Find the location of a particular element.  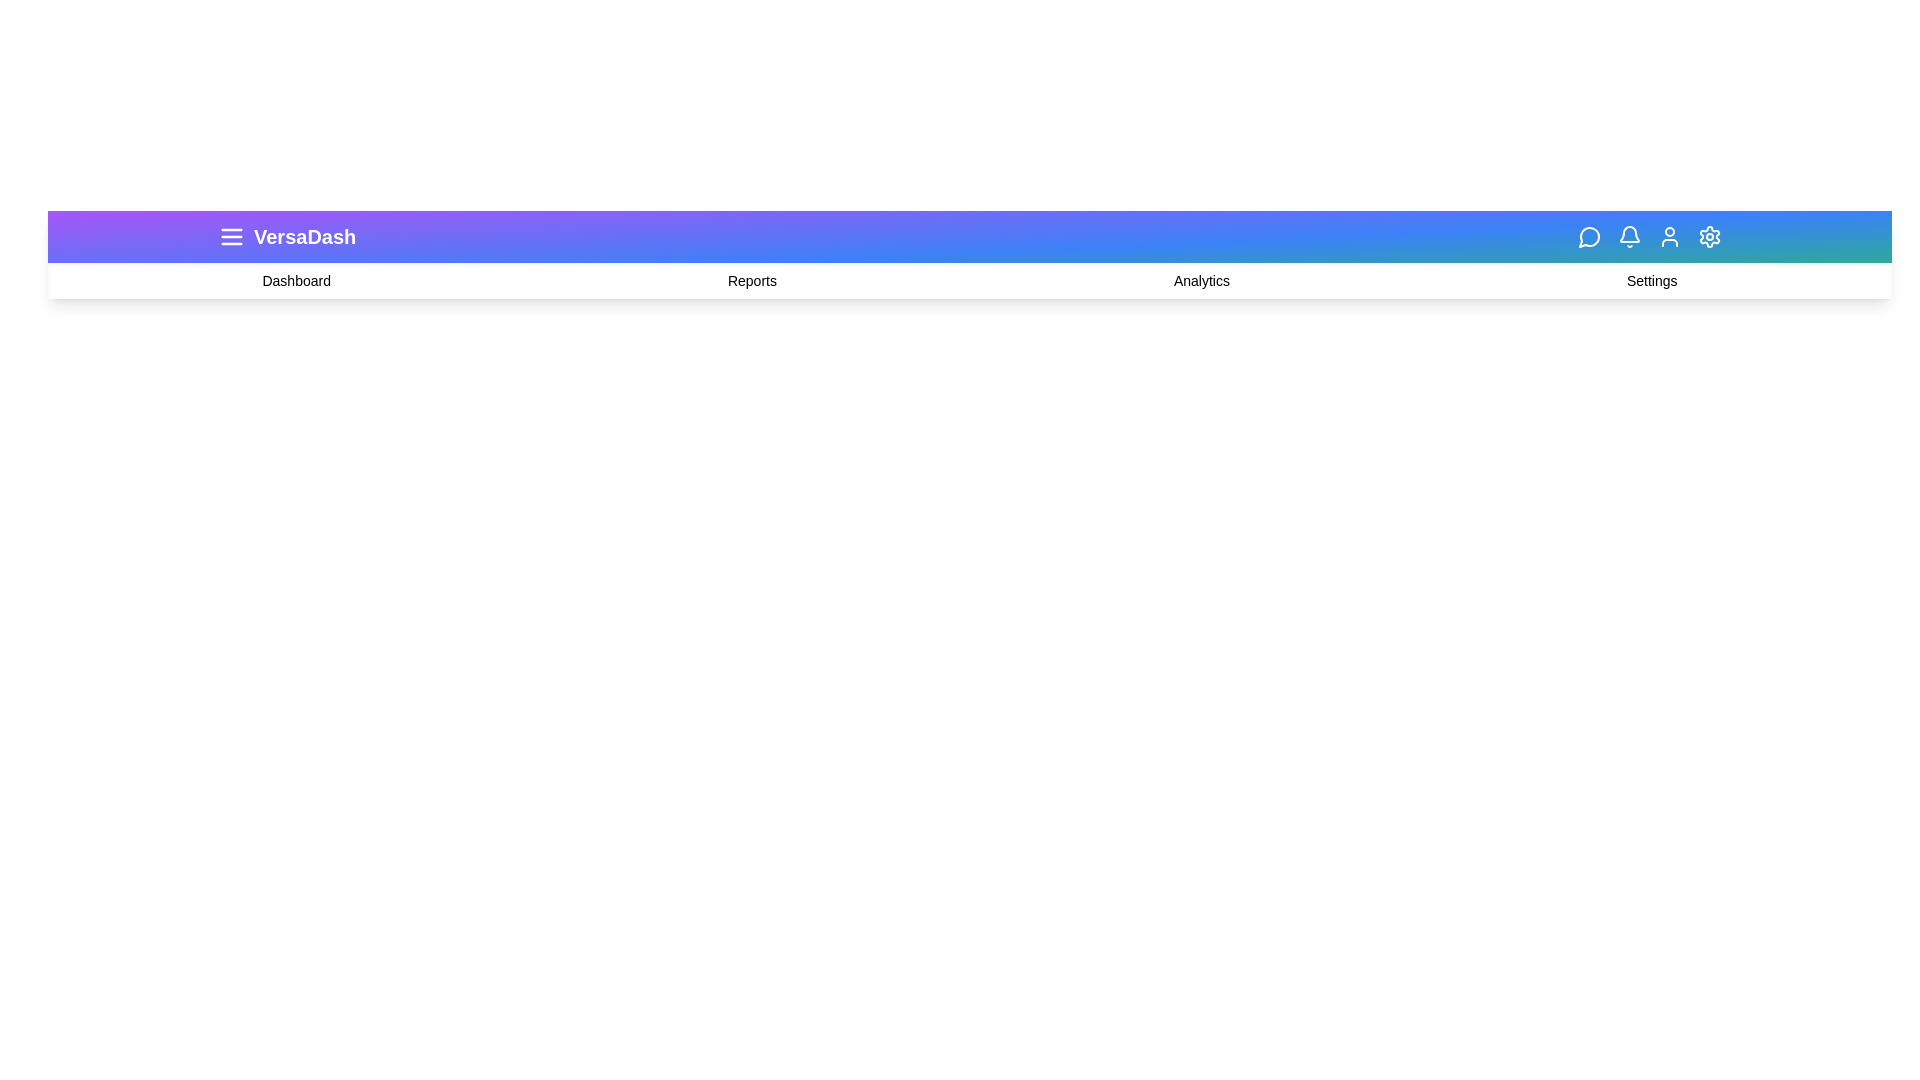

the 'Dashboard' label in the navigation bar is located at coordinates (295, 281).